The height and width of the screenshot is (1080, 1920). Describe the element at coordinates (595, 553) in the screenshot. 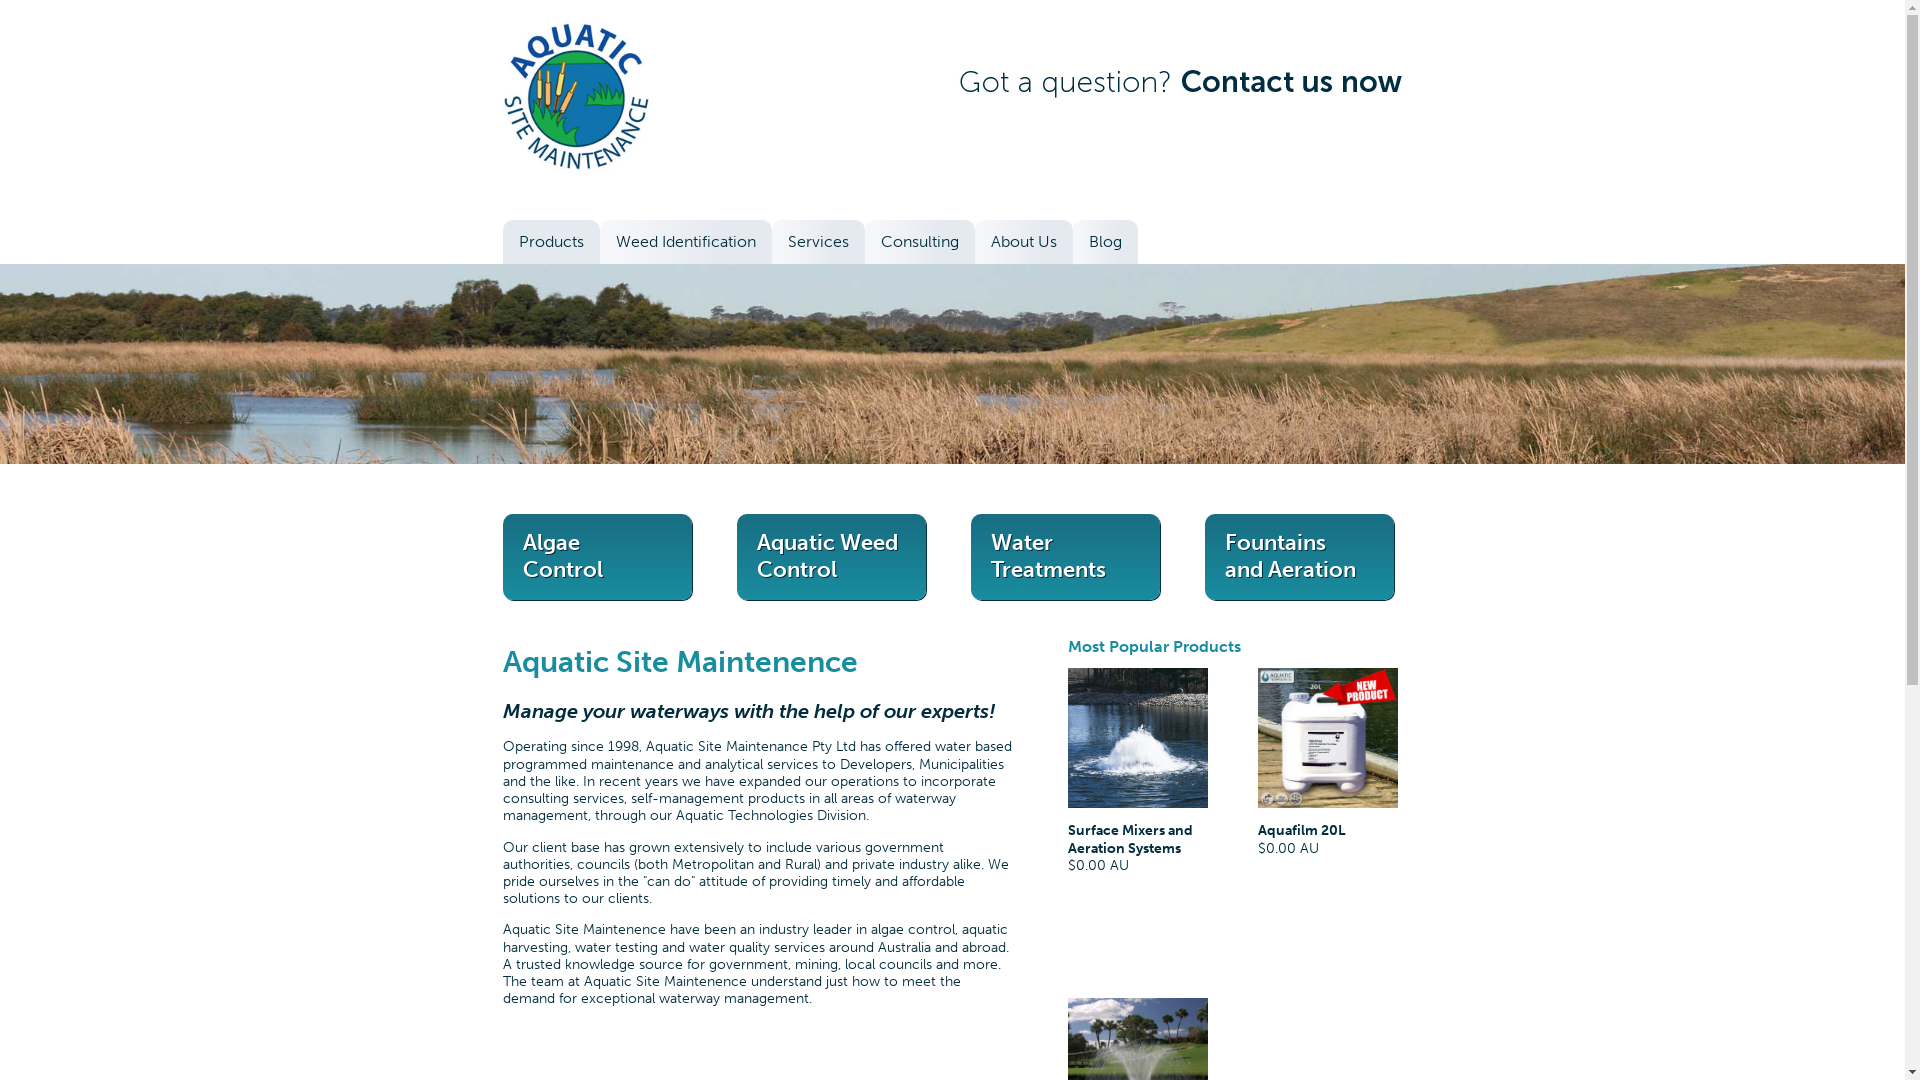

I see `'Algae` at that location.